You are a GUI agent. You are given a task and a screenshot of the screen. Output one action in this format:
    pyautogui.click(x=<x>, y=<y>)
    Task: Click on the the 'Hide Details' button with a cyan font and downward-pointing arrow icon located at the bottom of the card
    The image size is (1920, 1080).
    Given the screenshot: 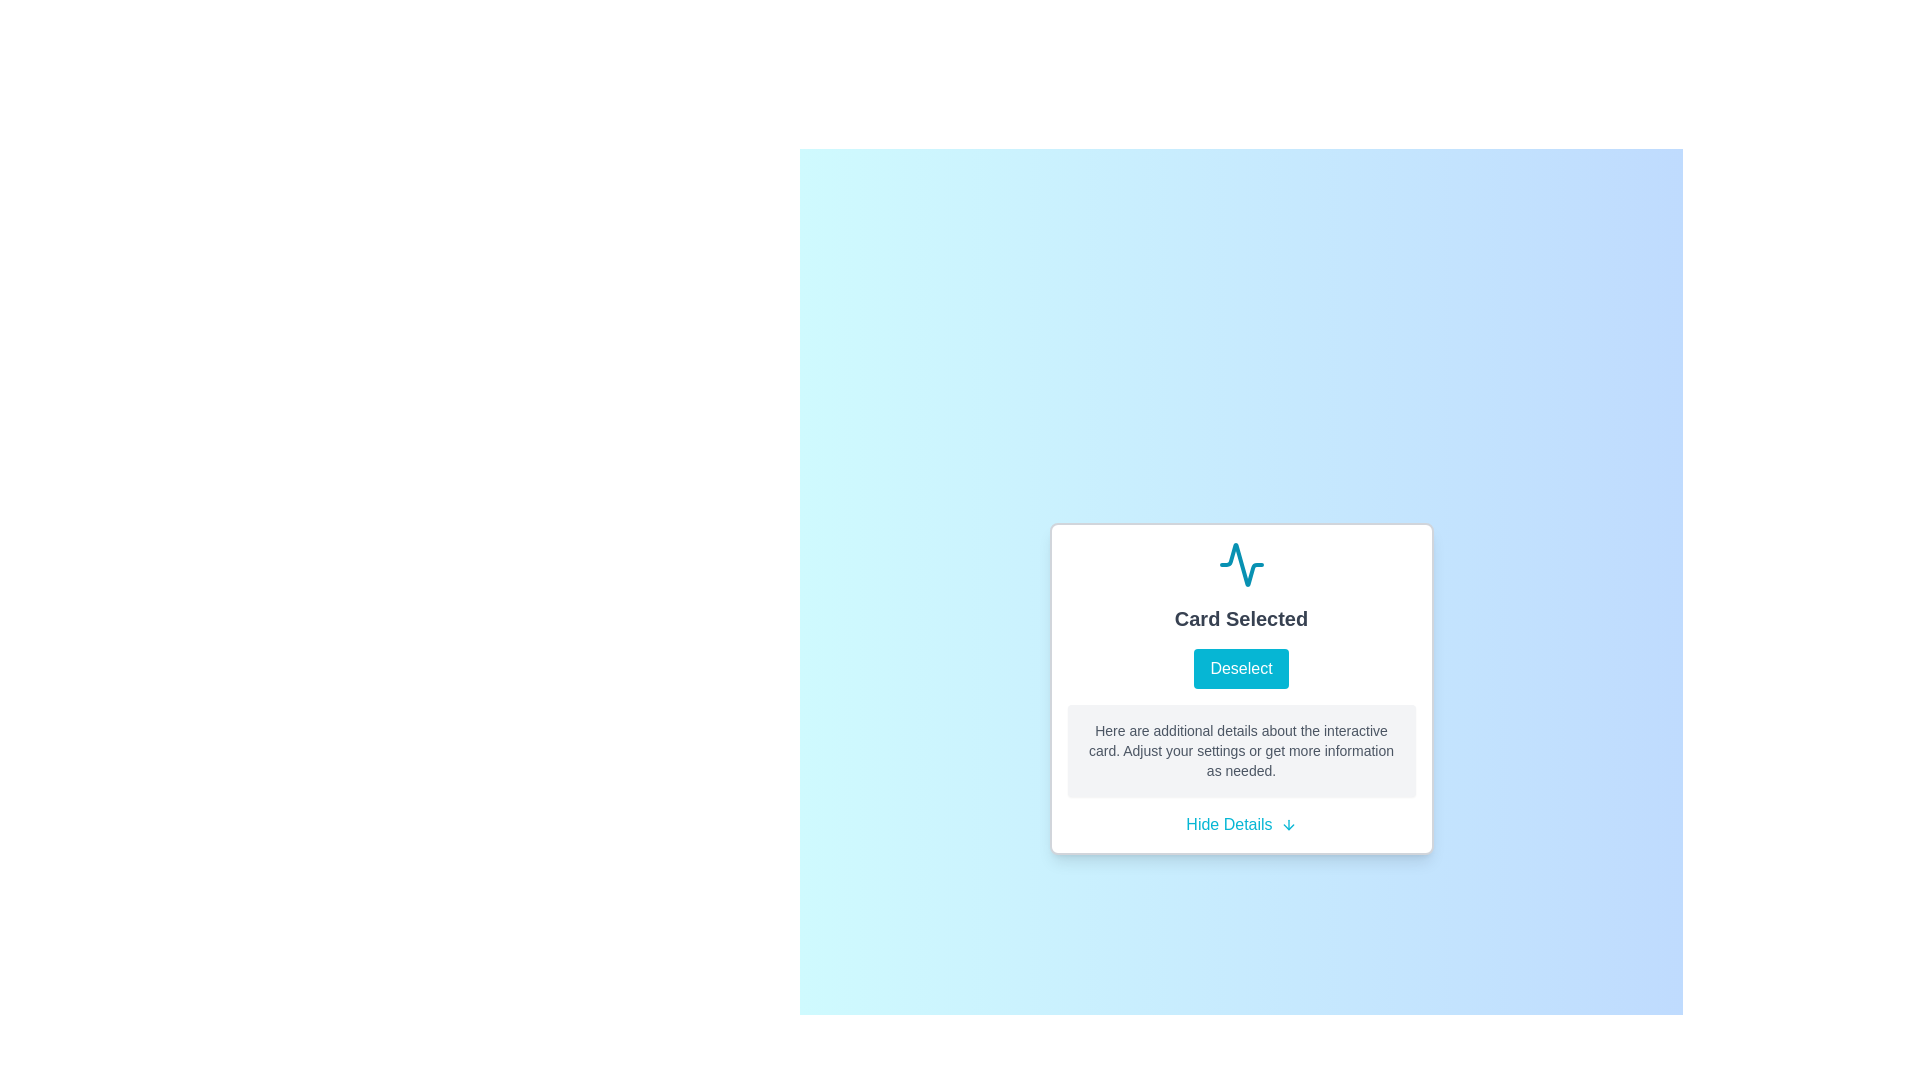 What is the action you would take?
    pyautogui.click(x=1240, y=825)
    